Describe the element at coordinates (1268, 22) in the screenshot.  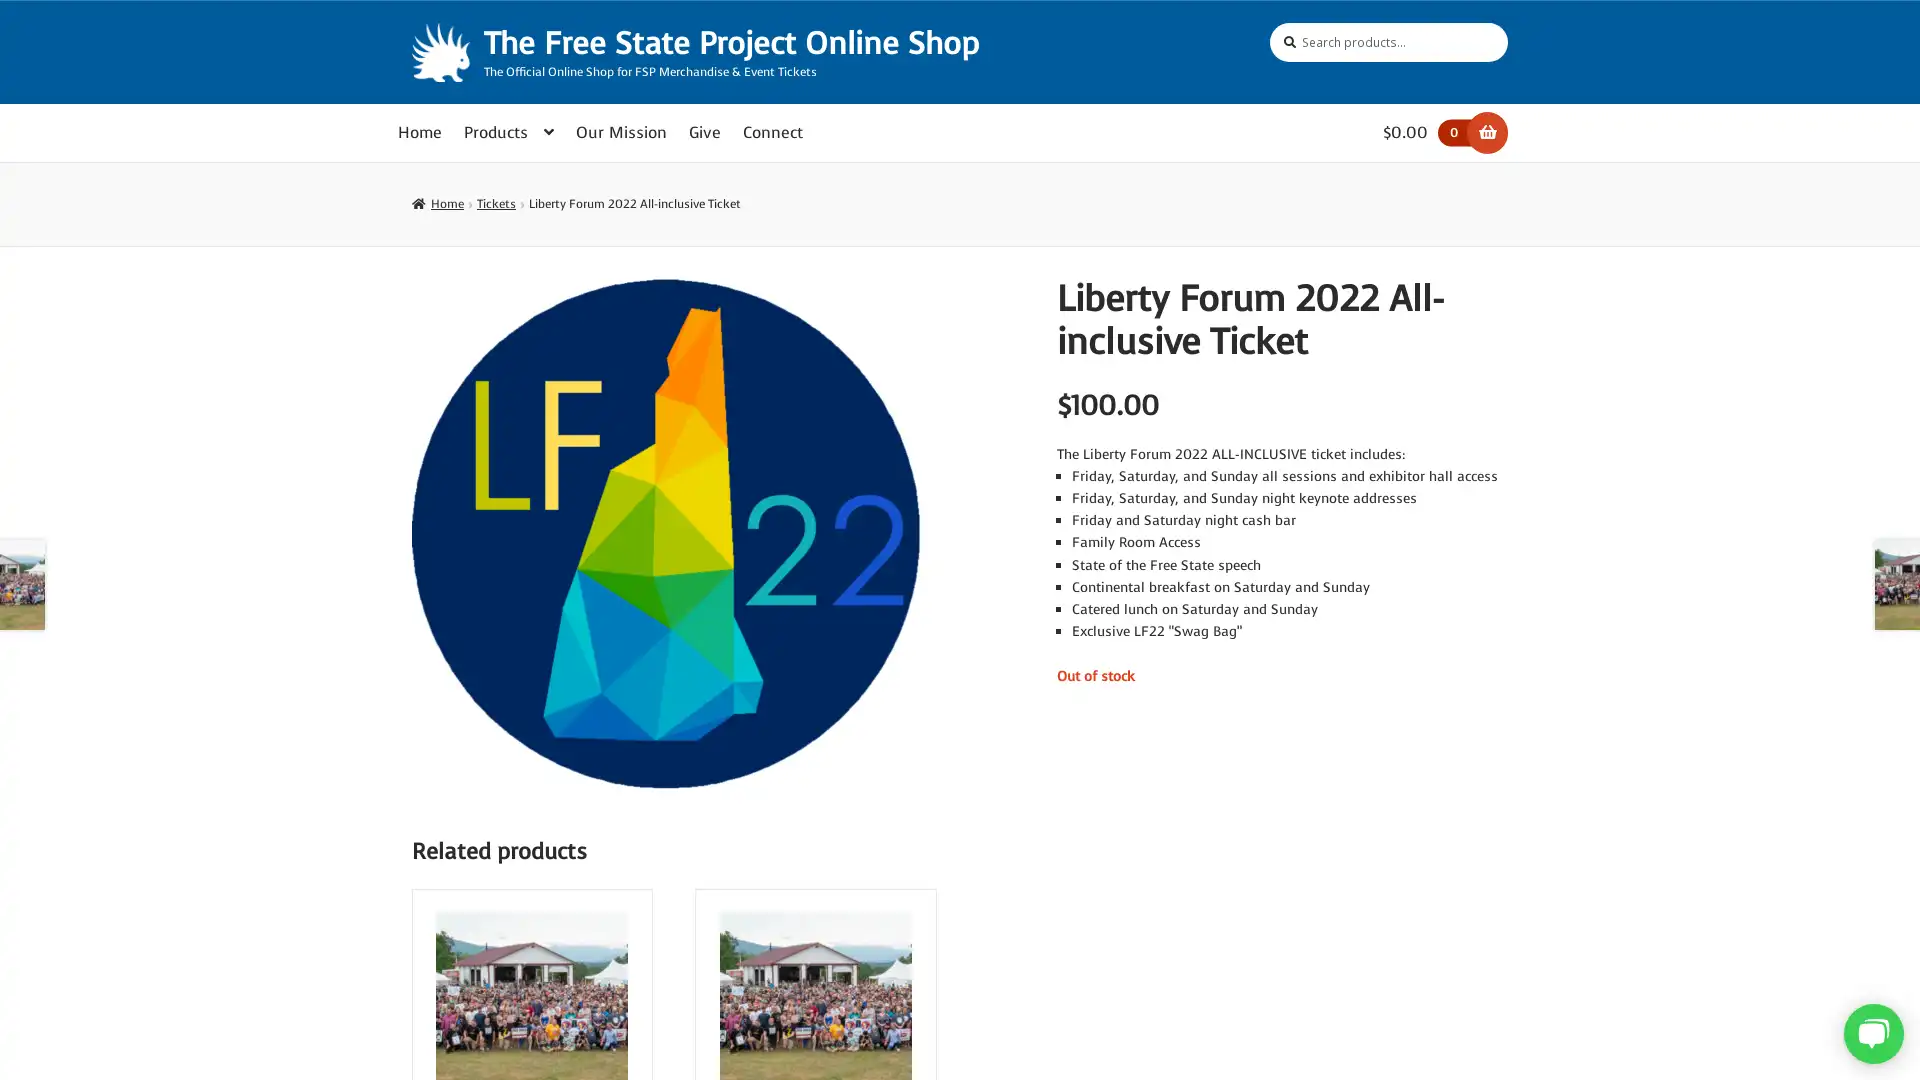
I see `Search` at that location.